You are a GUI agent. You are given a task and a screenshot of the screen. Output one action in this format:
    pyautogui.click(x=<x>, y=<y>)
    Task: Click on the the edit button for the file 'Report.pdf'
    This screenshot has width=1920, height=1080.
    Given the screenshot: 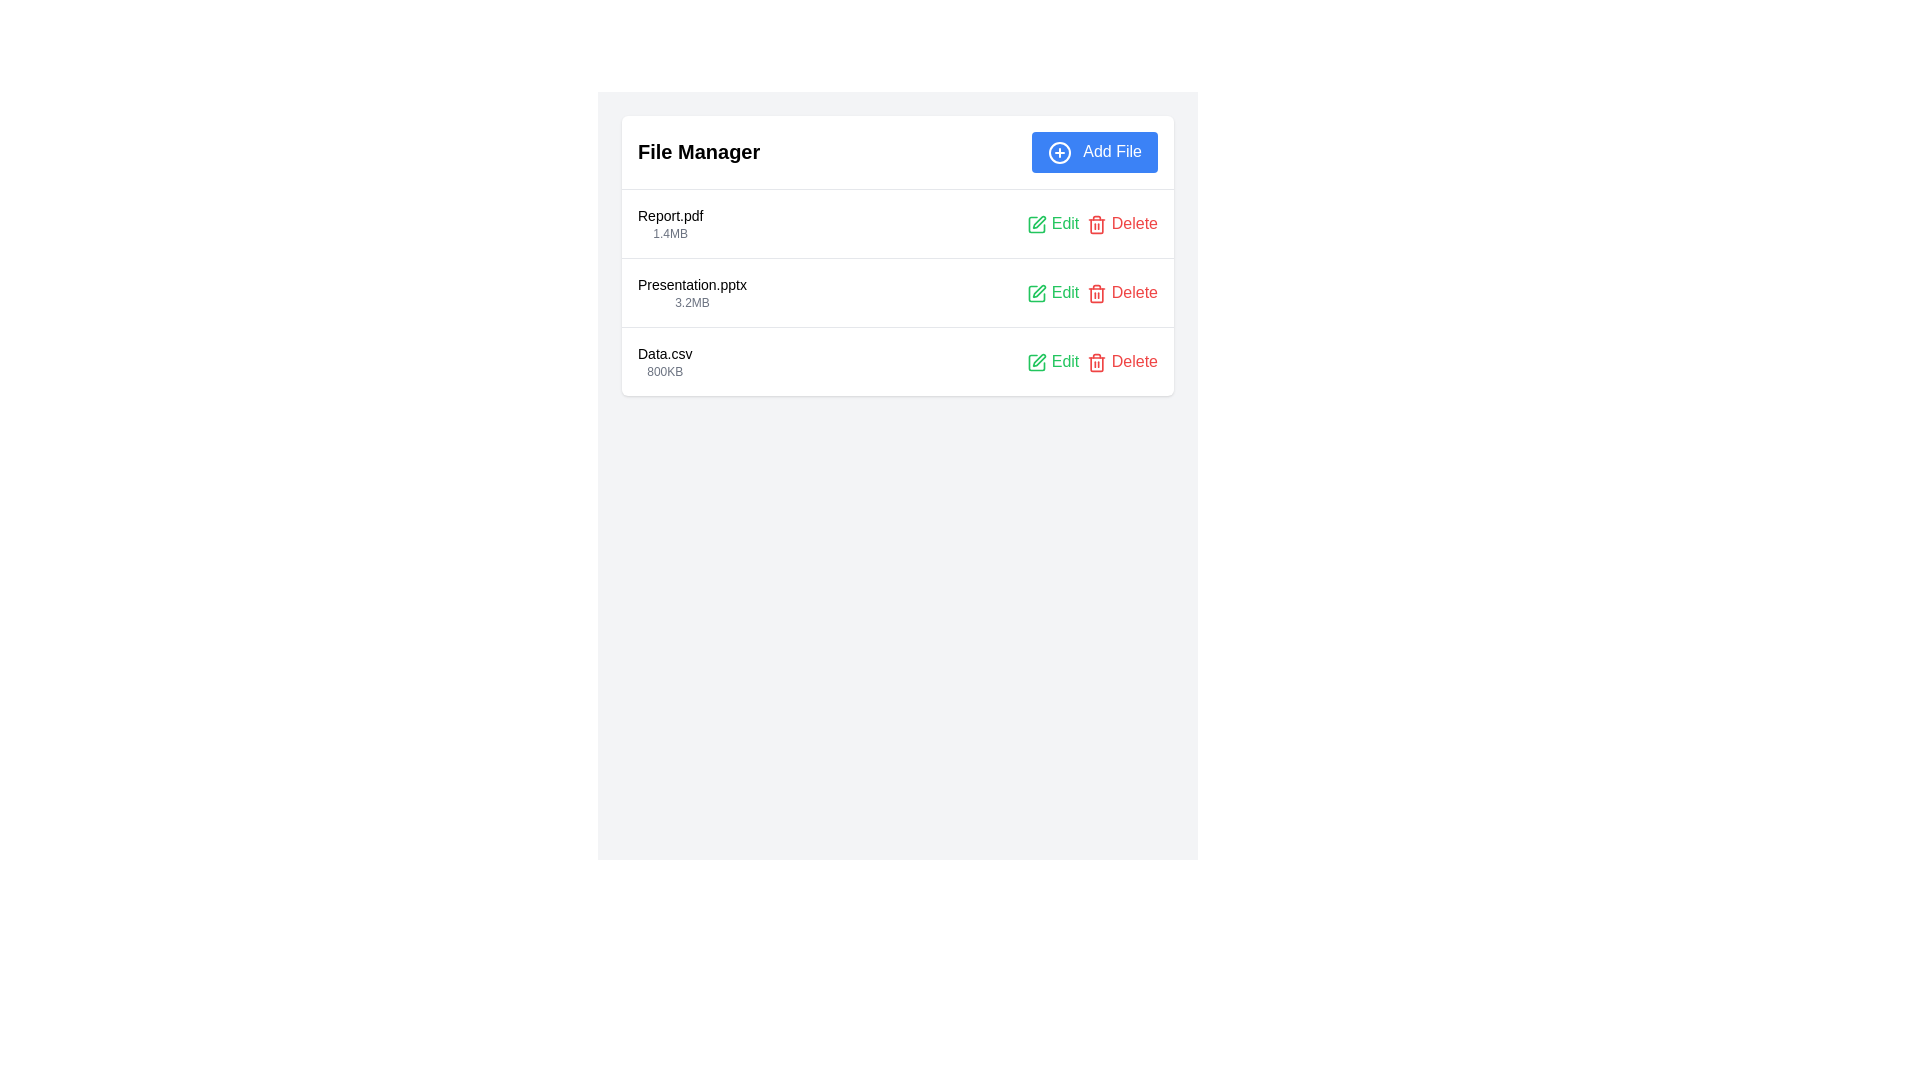 What is the action you would take?
    pyautogui.click(x=1052, y=223)
    